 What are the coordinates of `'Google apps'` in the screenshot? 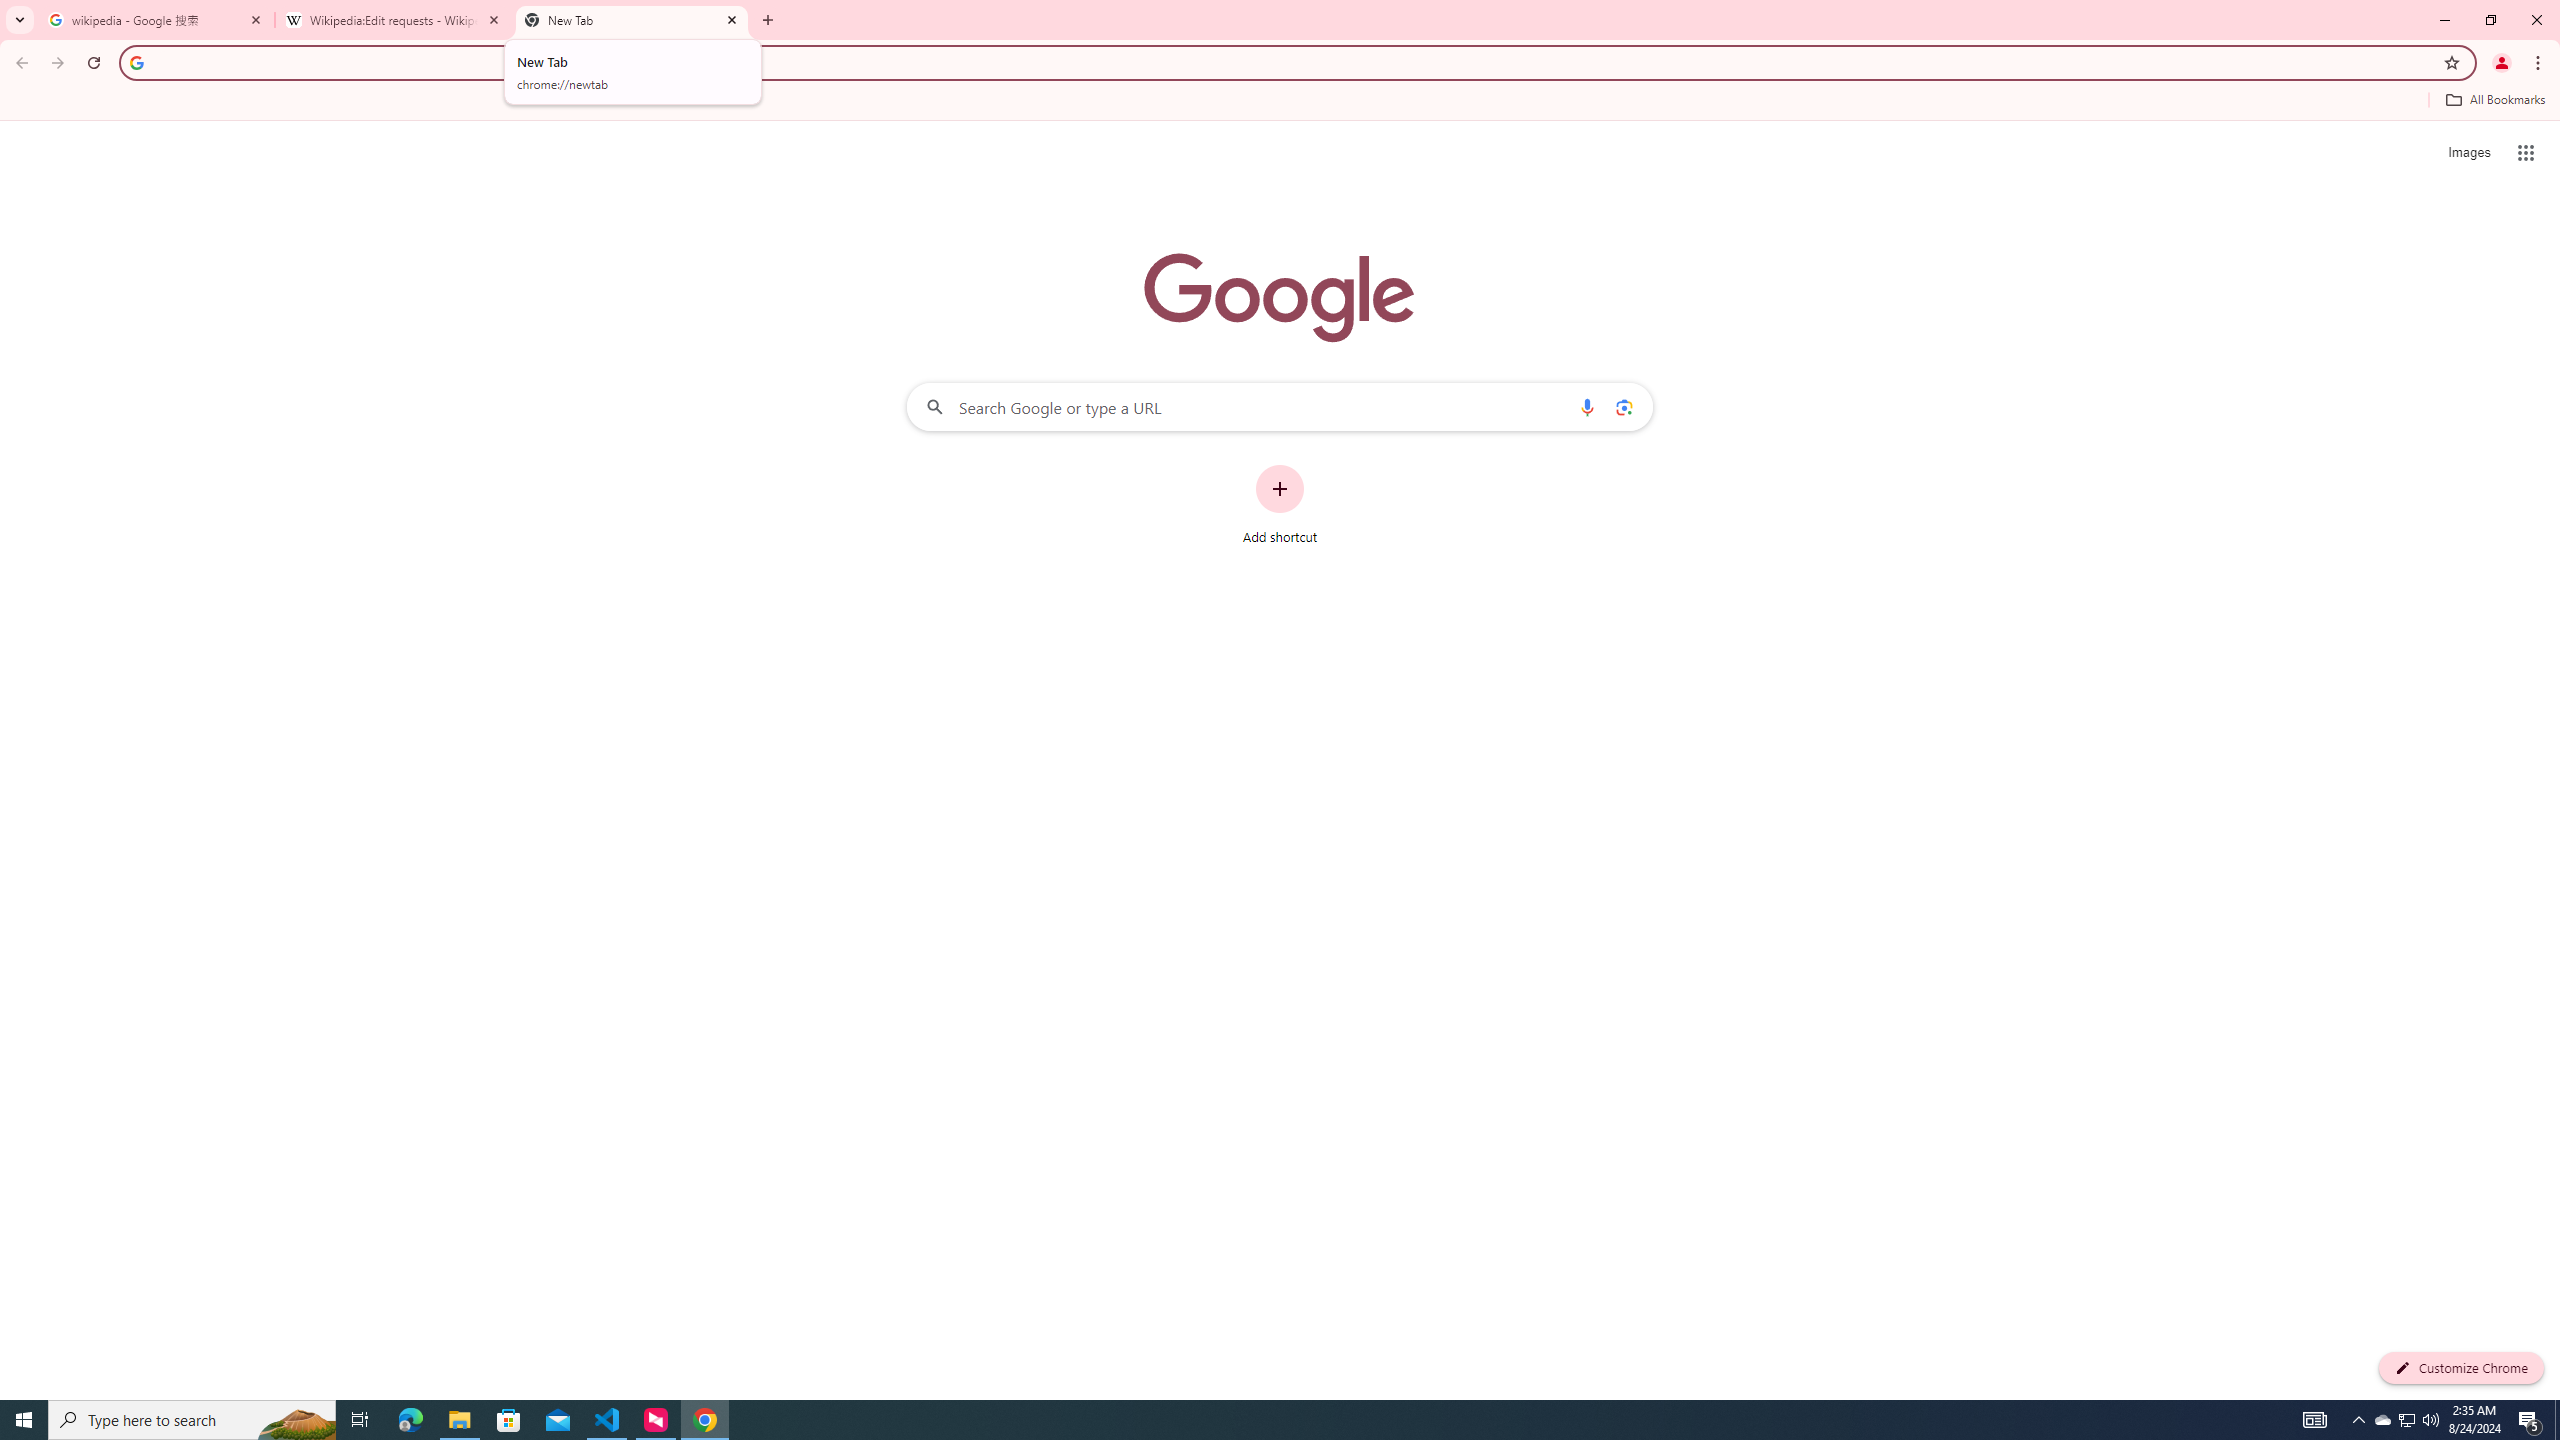 It's located at (2526, 152).